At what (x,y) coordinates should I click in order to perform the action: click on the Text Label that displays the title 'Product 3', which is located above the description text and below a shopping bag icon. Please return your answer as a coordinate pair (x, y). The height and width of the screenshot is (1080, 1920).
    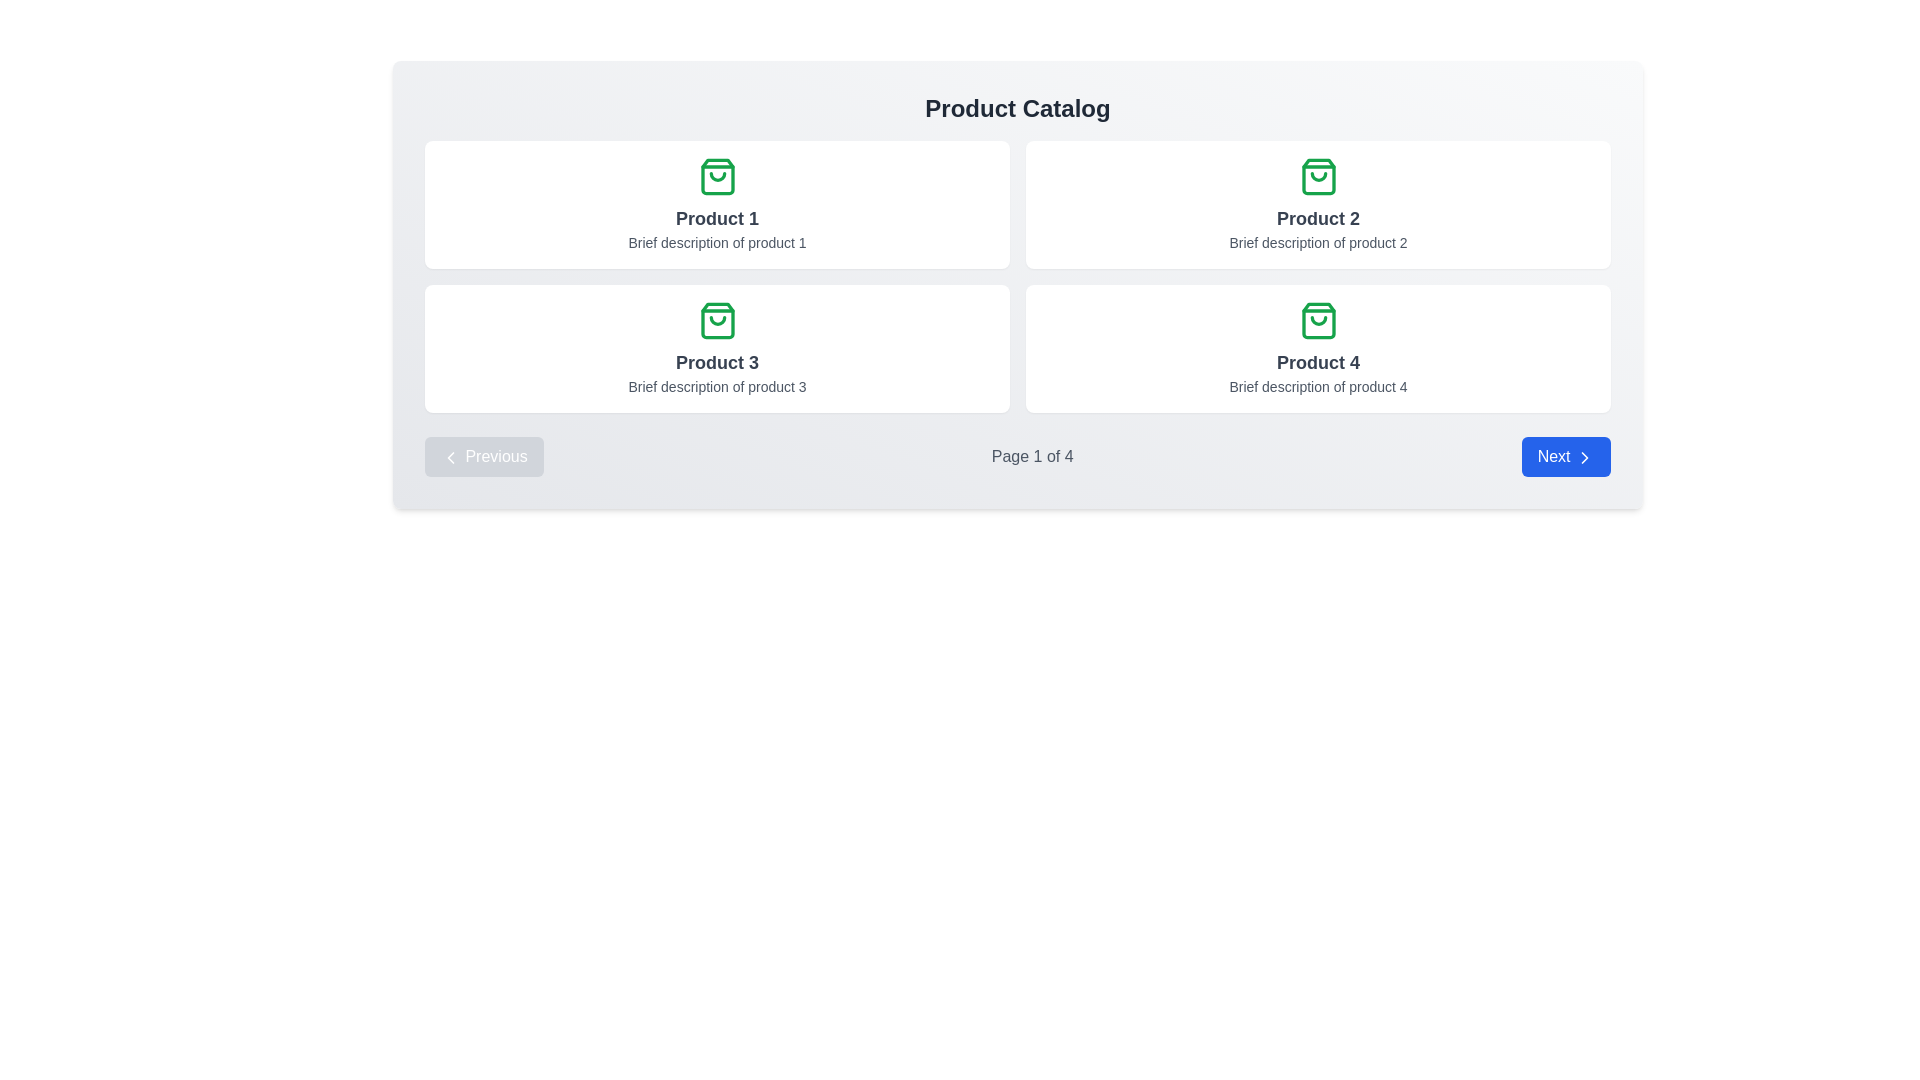
    Looking at the image, I should click on (717, 362).